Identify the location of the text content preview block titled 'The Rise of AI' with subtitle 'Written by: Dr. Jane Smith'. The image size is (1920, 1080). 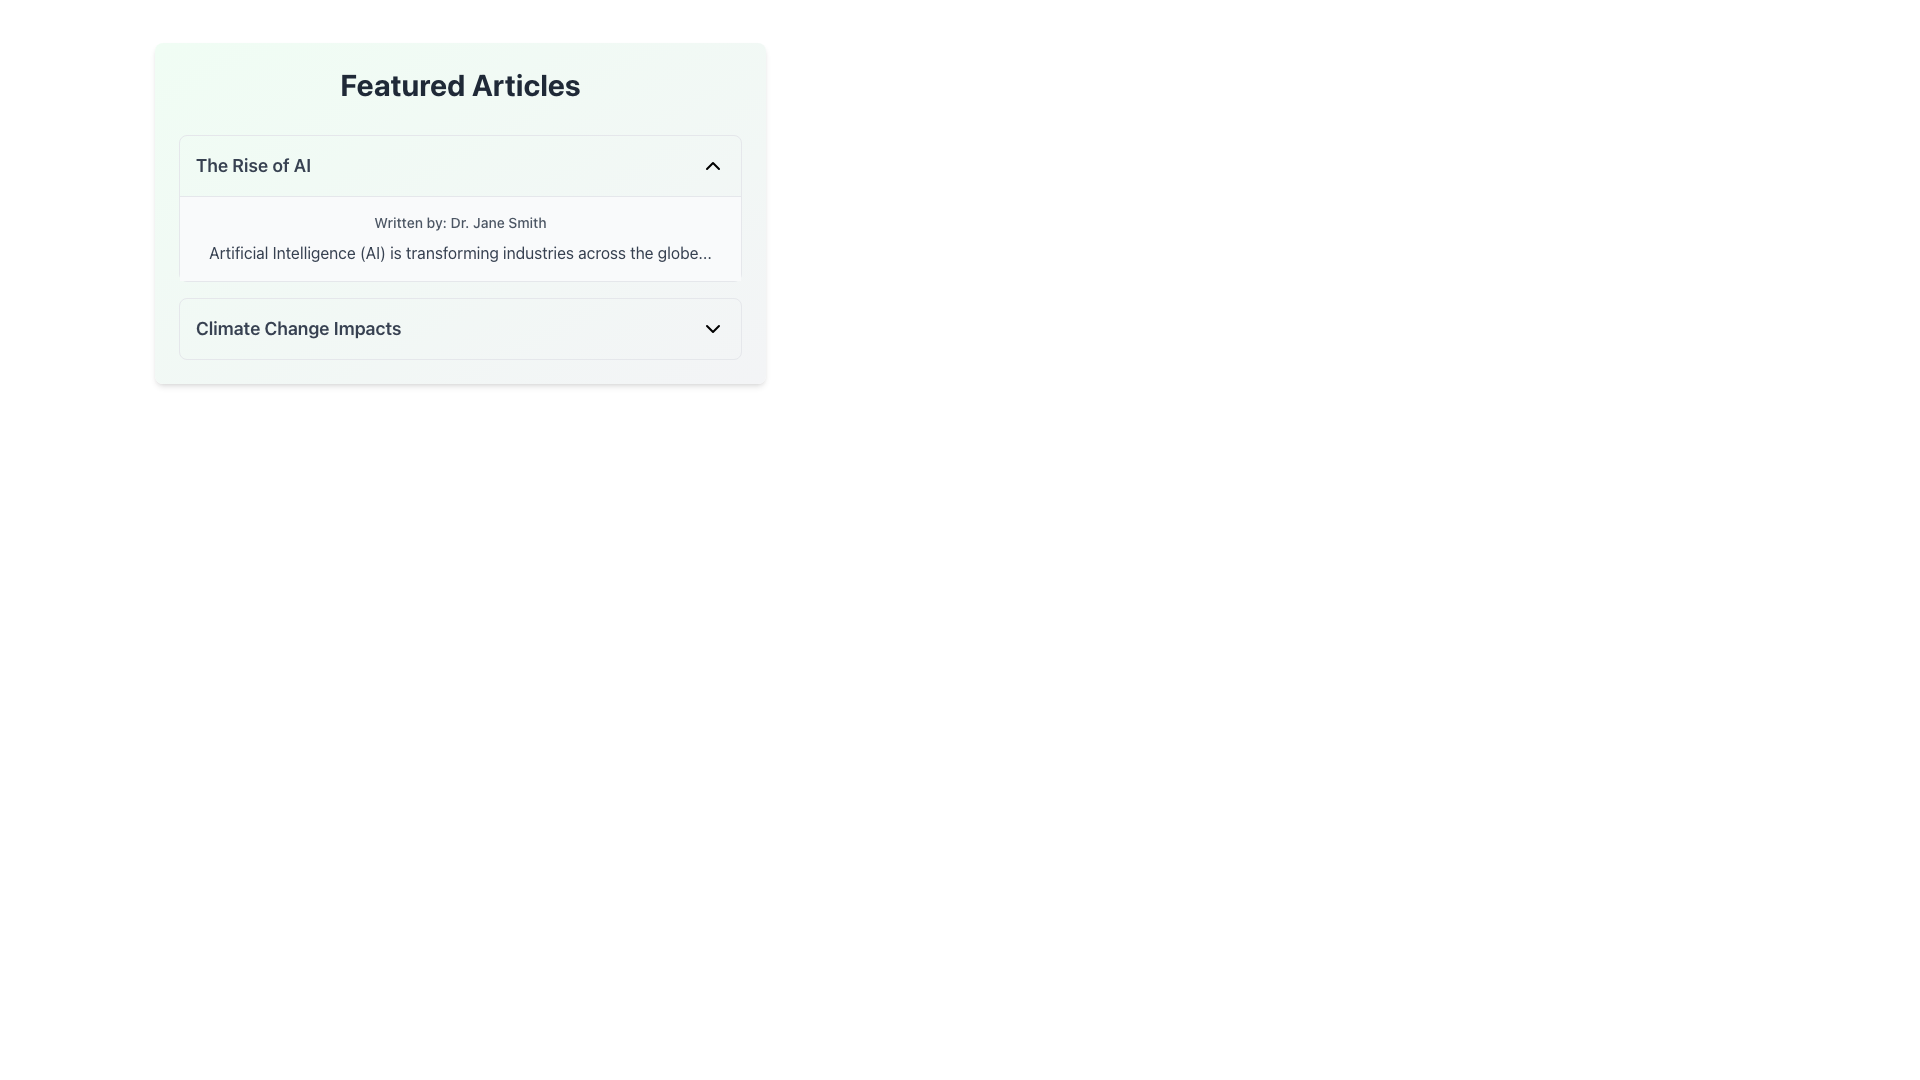
(459, 246).